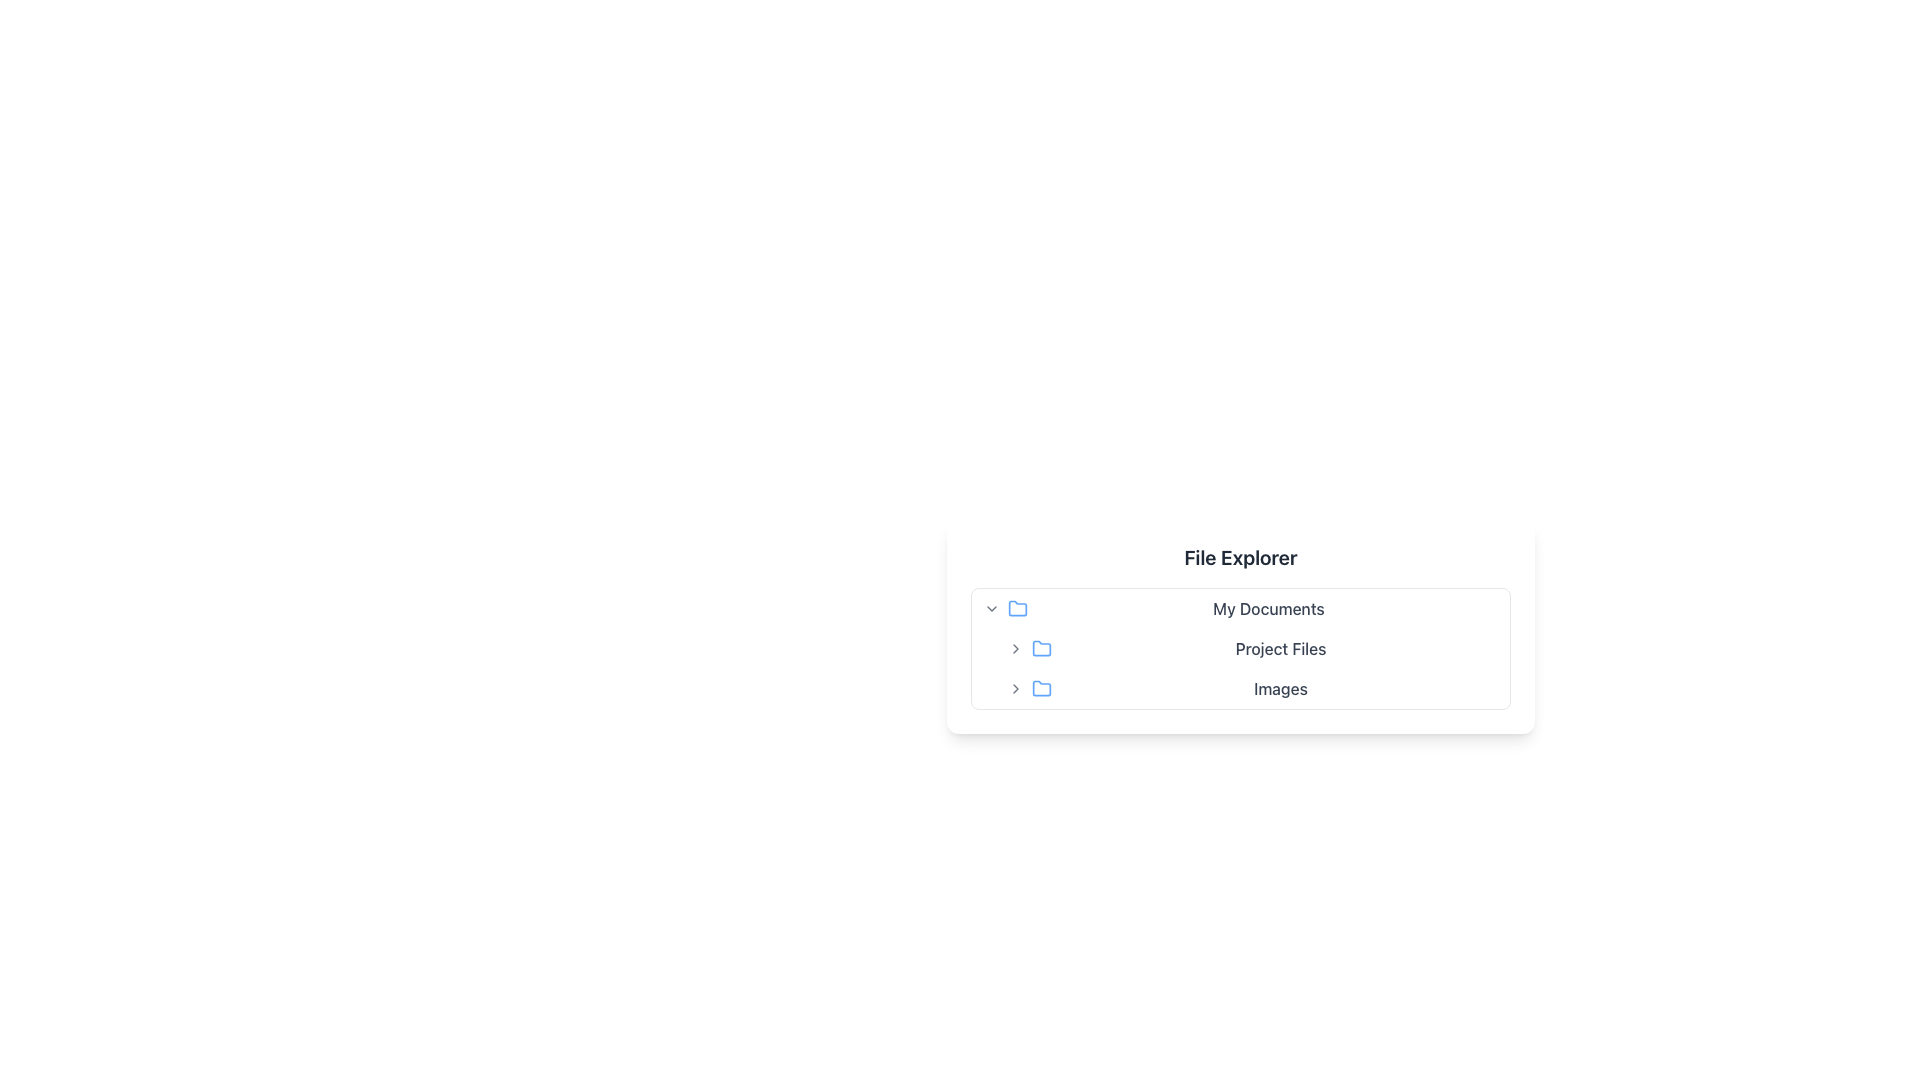 The image size is (1920, 1080). Describe the element at coordinates (1251, 648) in the screenshot. I see `the label for the folder named 'Project Files' in the file explorer` at that location.